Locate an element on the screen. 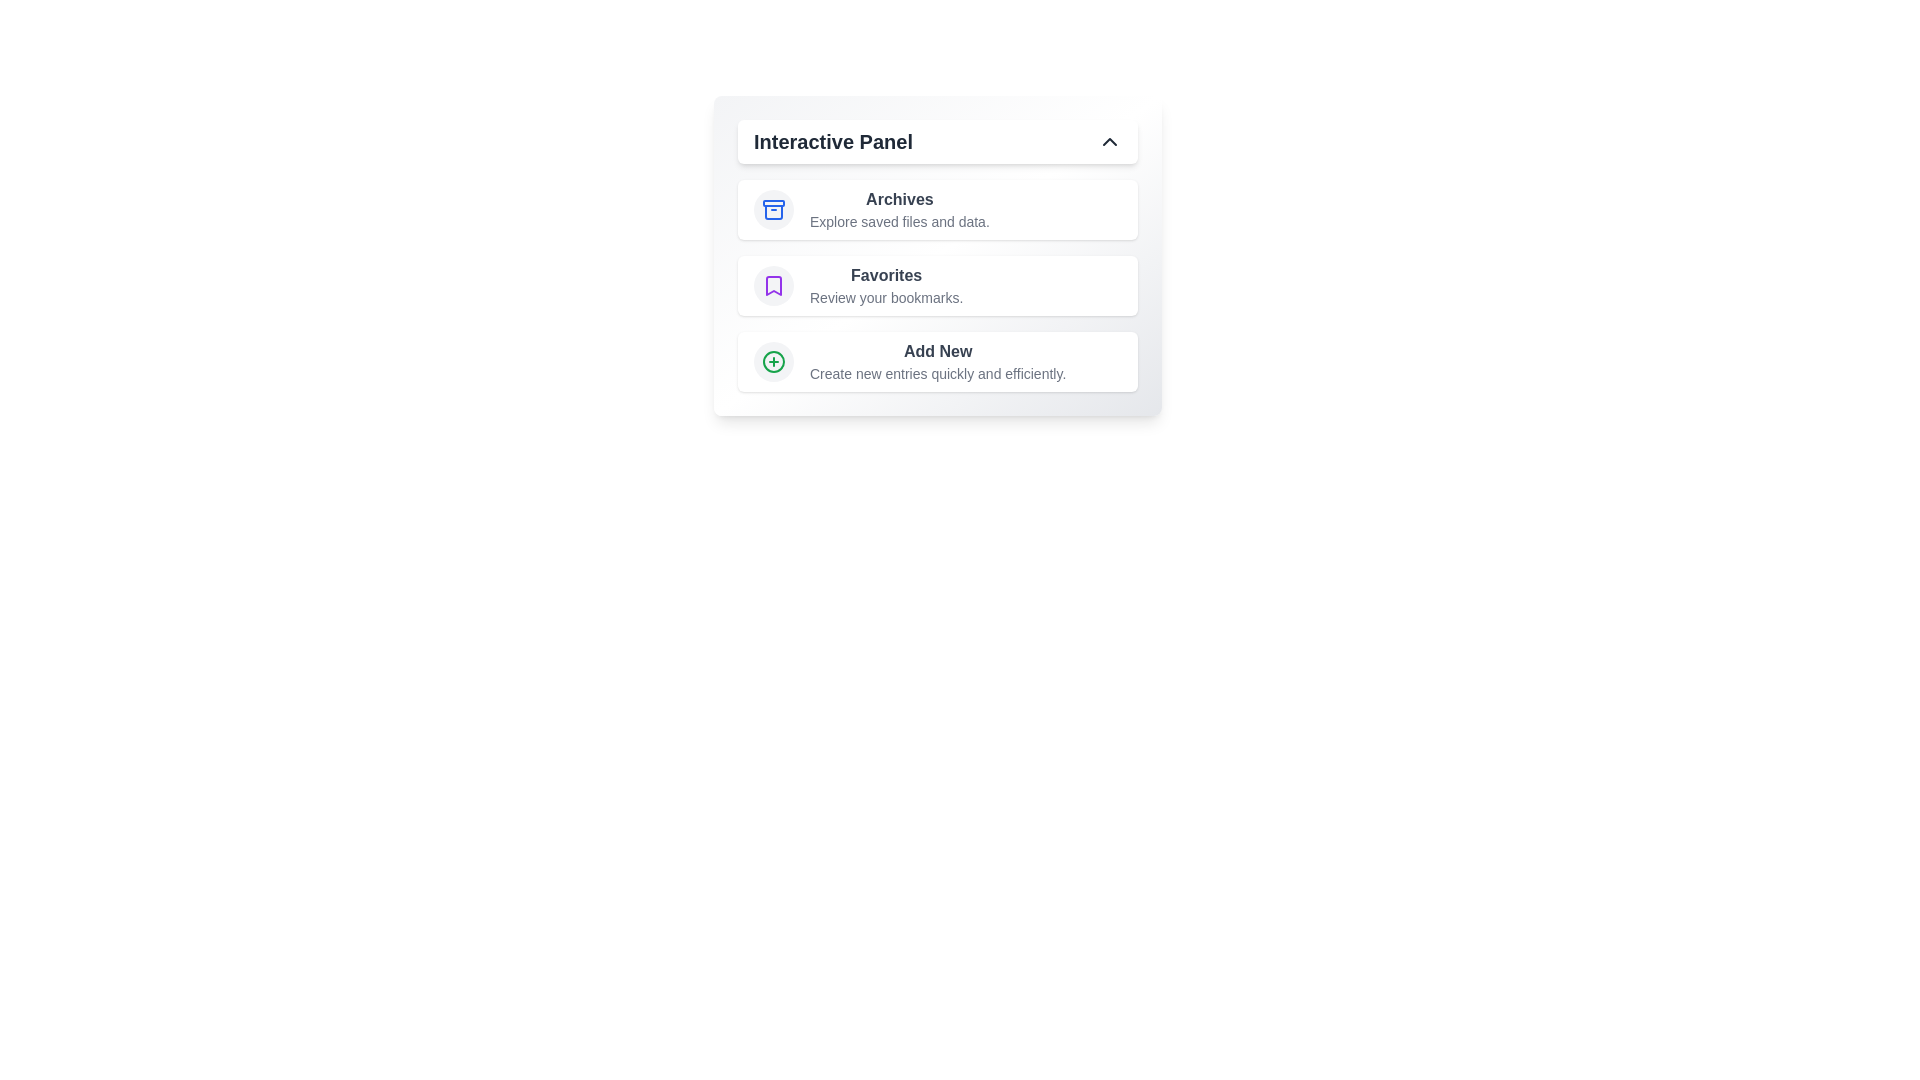 The image size is (1920, 1080). the icon for Add New to trigger its associated interaction is located at coordinates (772, 362).